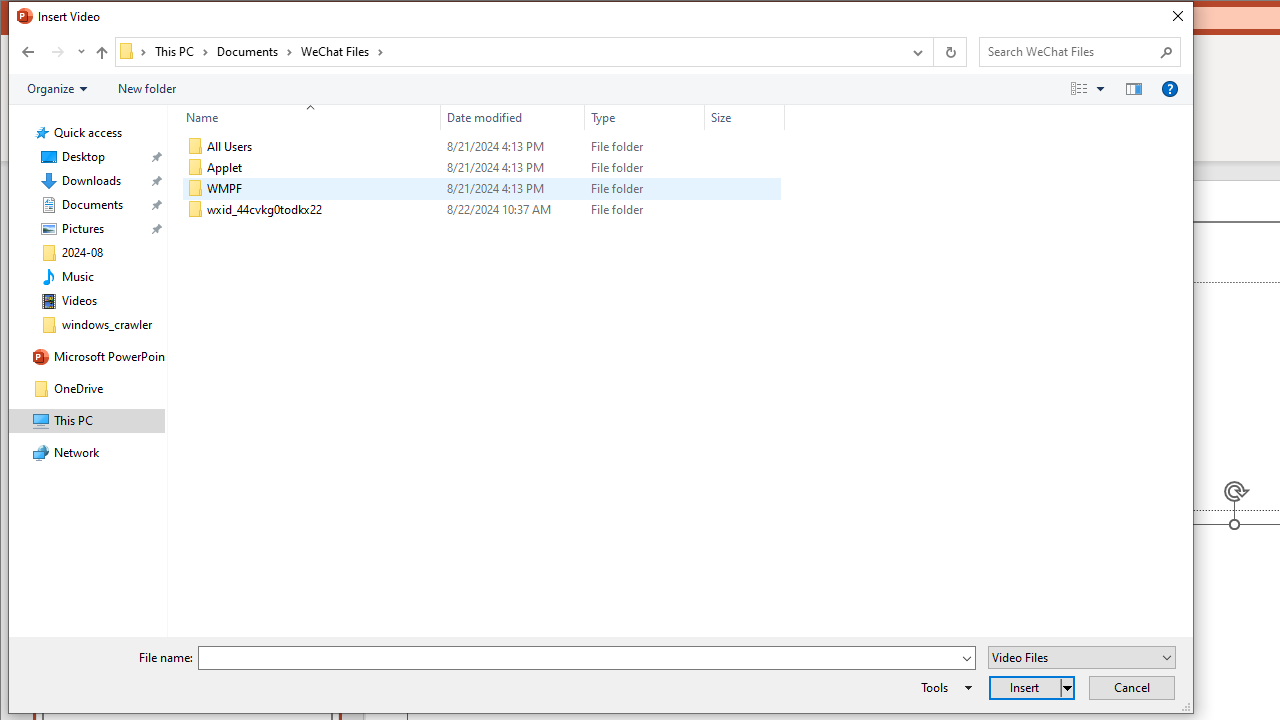  What do you see at coordinates (304, 117) in the screenshot?
I see `'Name'` at bounding box center [304, 117].